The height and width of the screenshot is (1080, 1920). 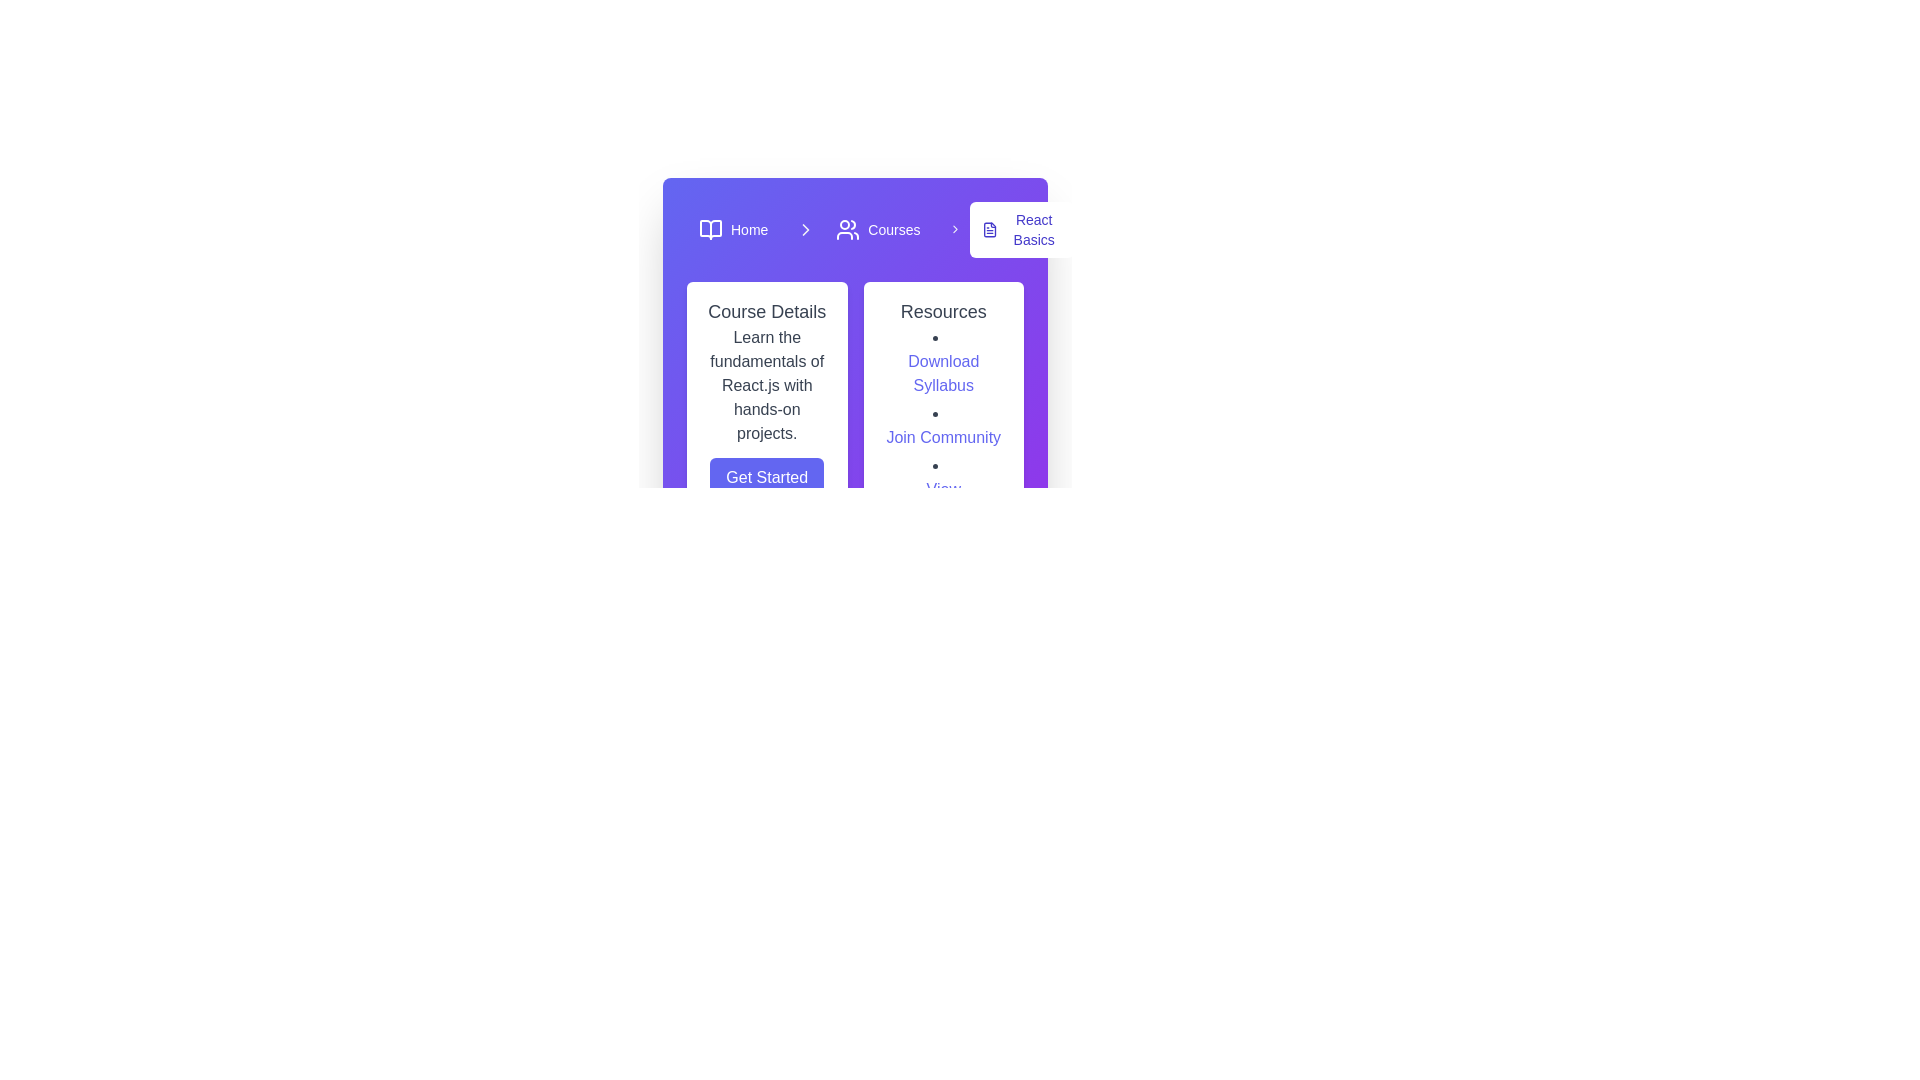 I want to click on text description of the Composite card titled 'Course Details', which is located in the left column of the grid below the navigation bar, so click(x=766, y=411).